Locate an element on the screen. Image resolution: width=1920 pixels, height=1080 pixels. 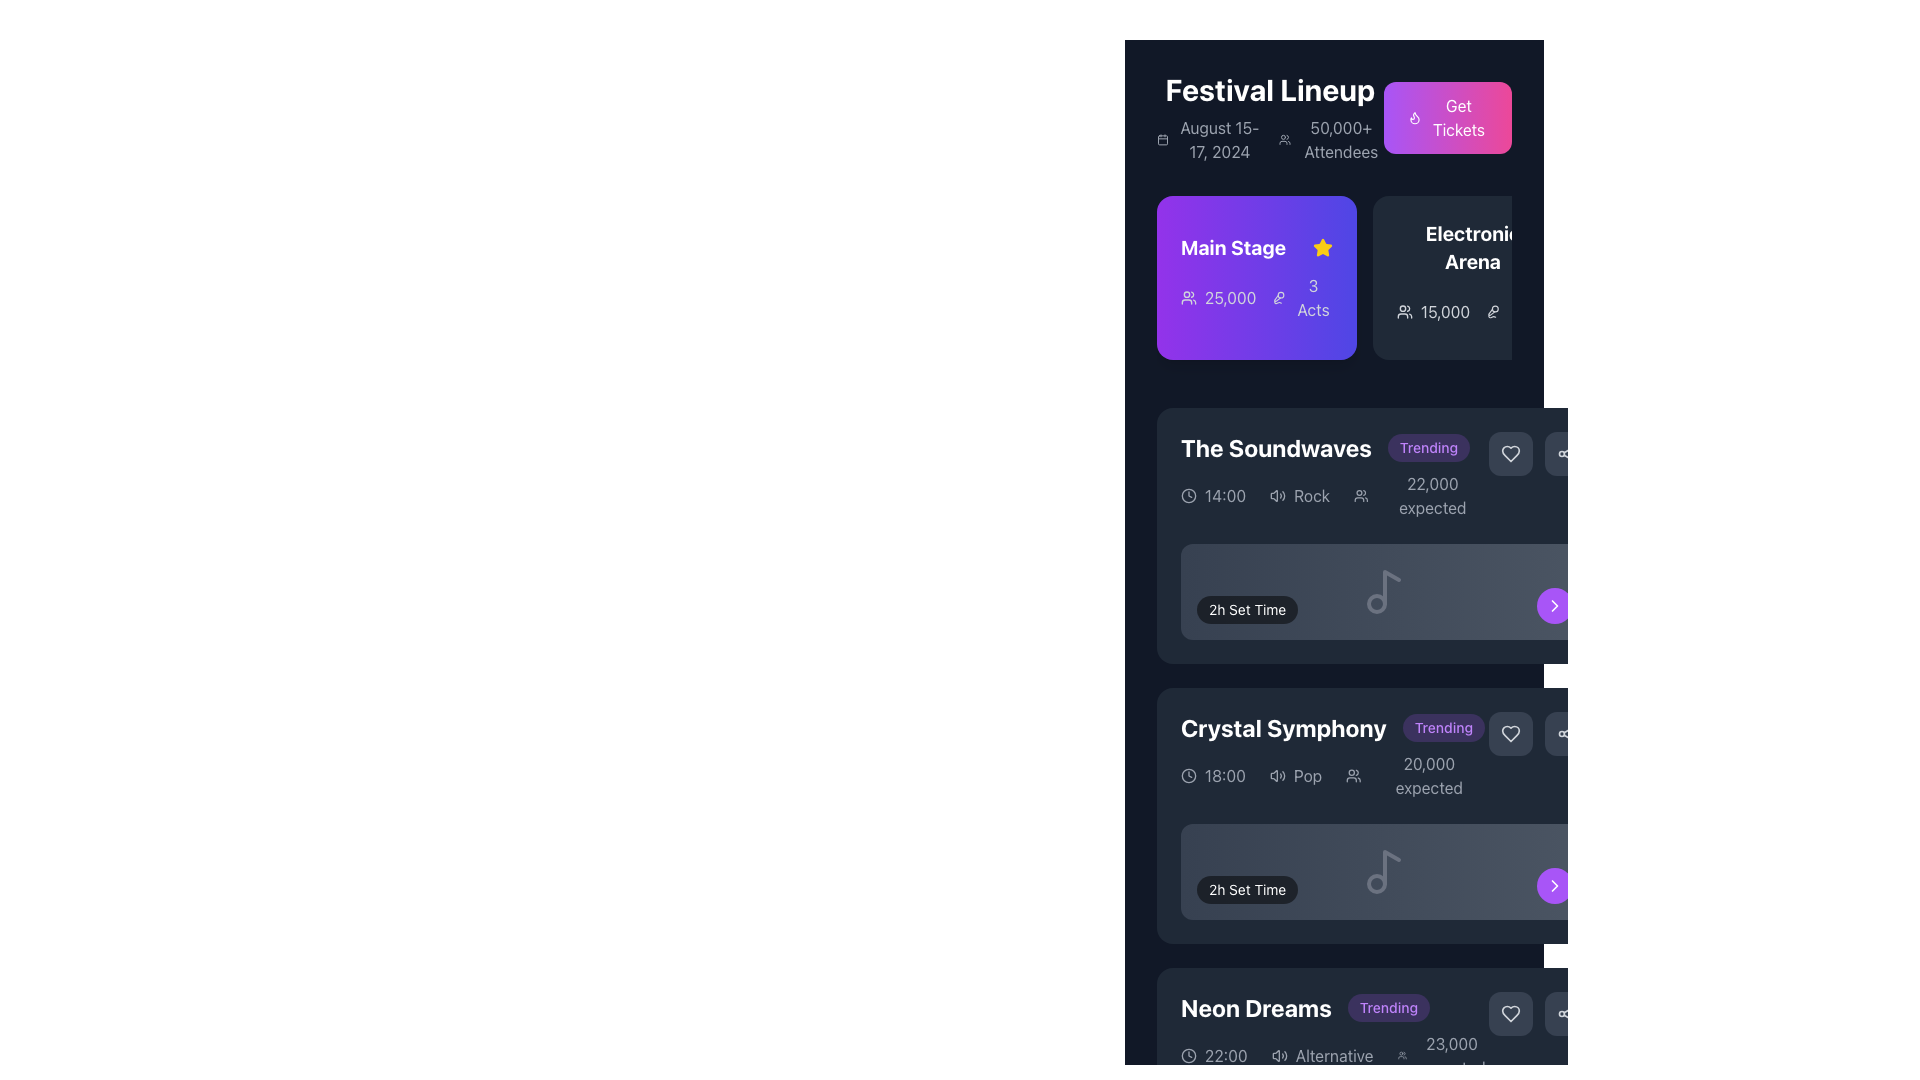
the leftmost sound-related icon in the 'Crystal Symphony' section, which represents audio playback and is positioned to the left of the text 'Pop' is located at coordinates (1276, 774).